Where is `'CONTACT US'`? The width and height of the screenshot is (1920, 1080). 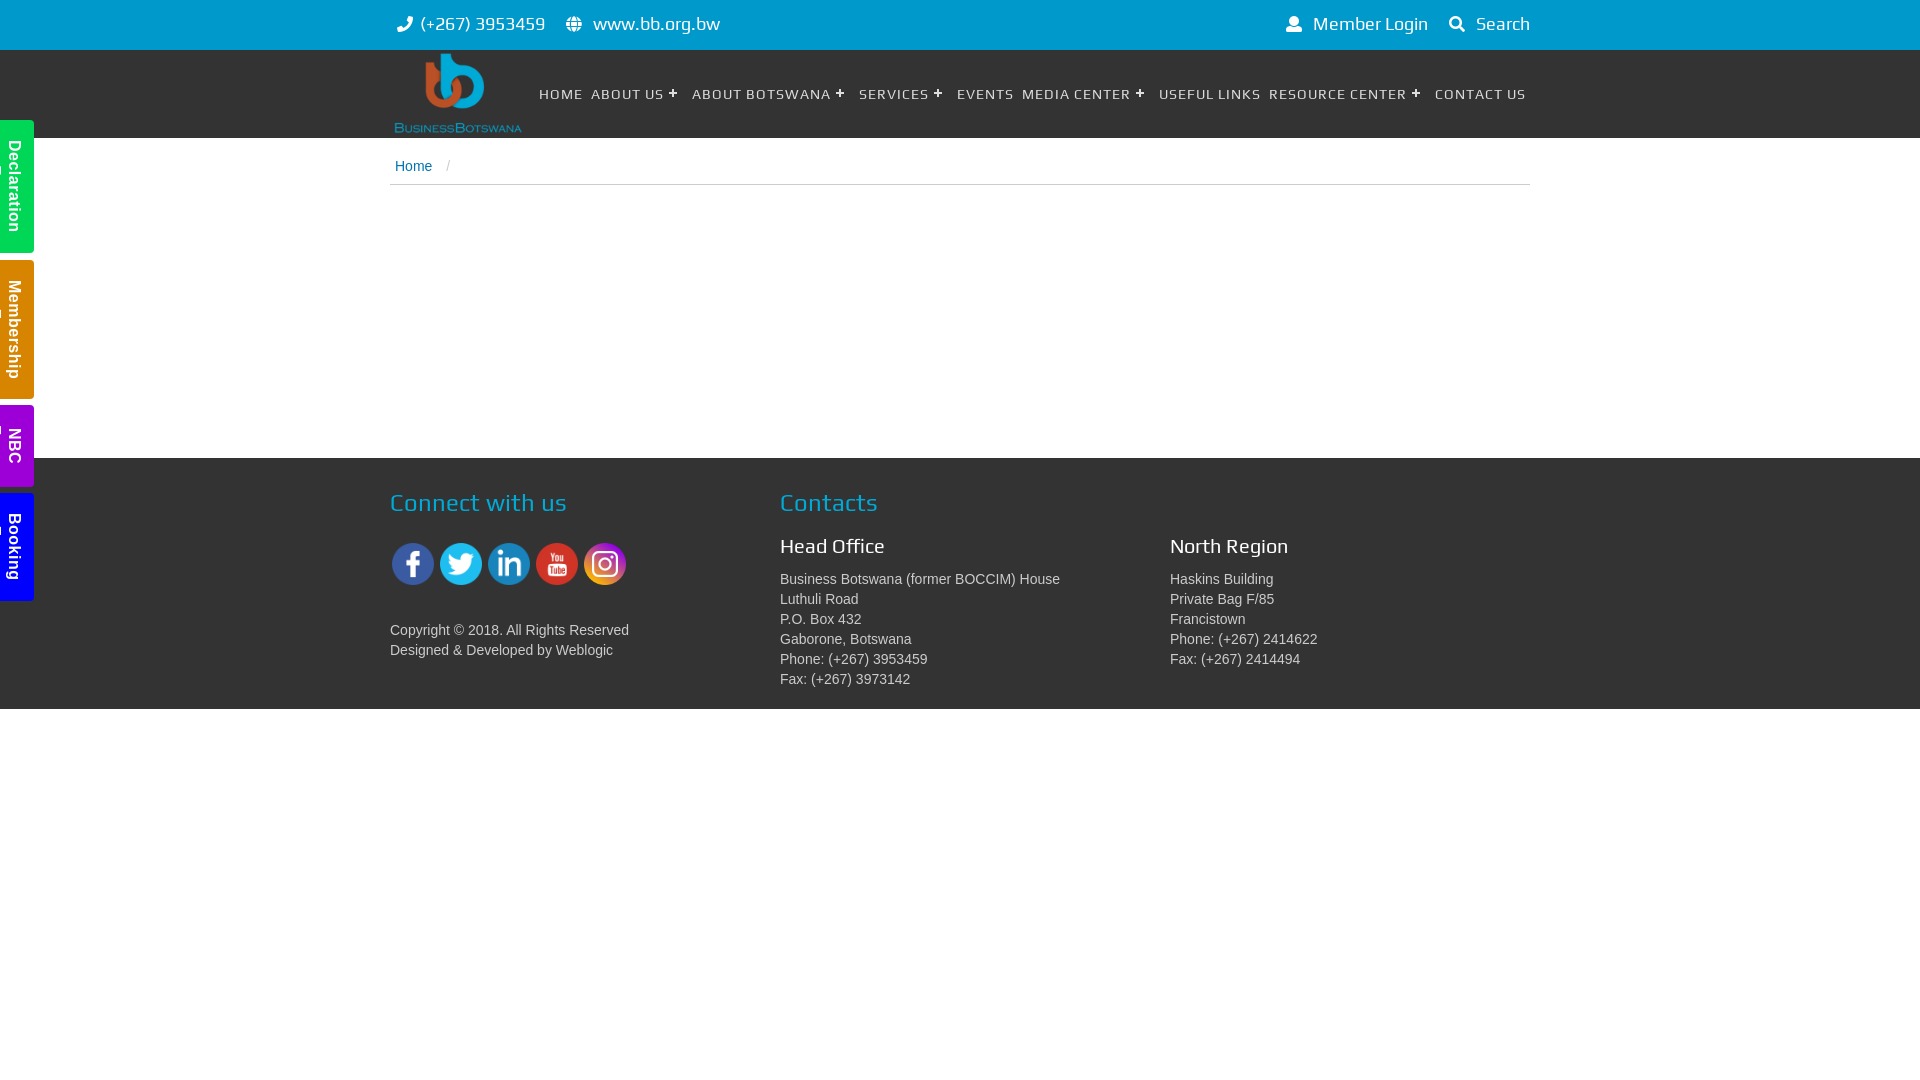
'CONTACT US' is located at coordinates (1480, 93).